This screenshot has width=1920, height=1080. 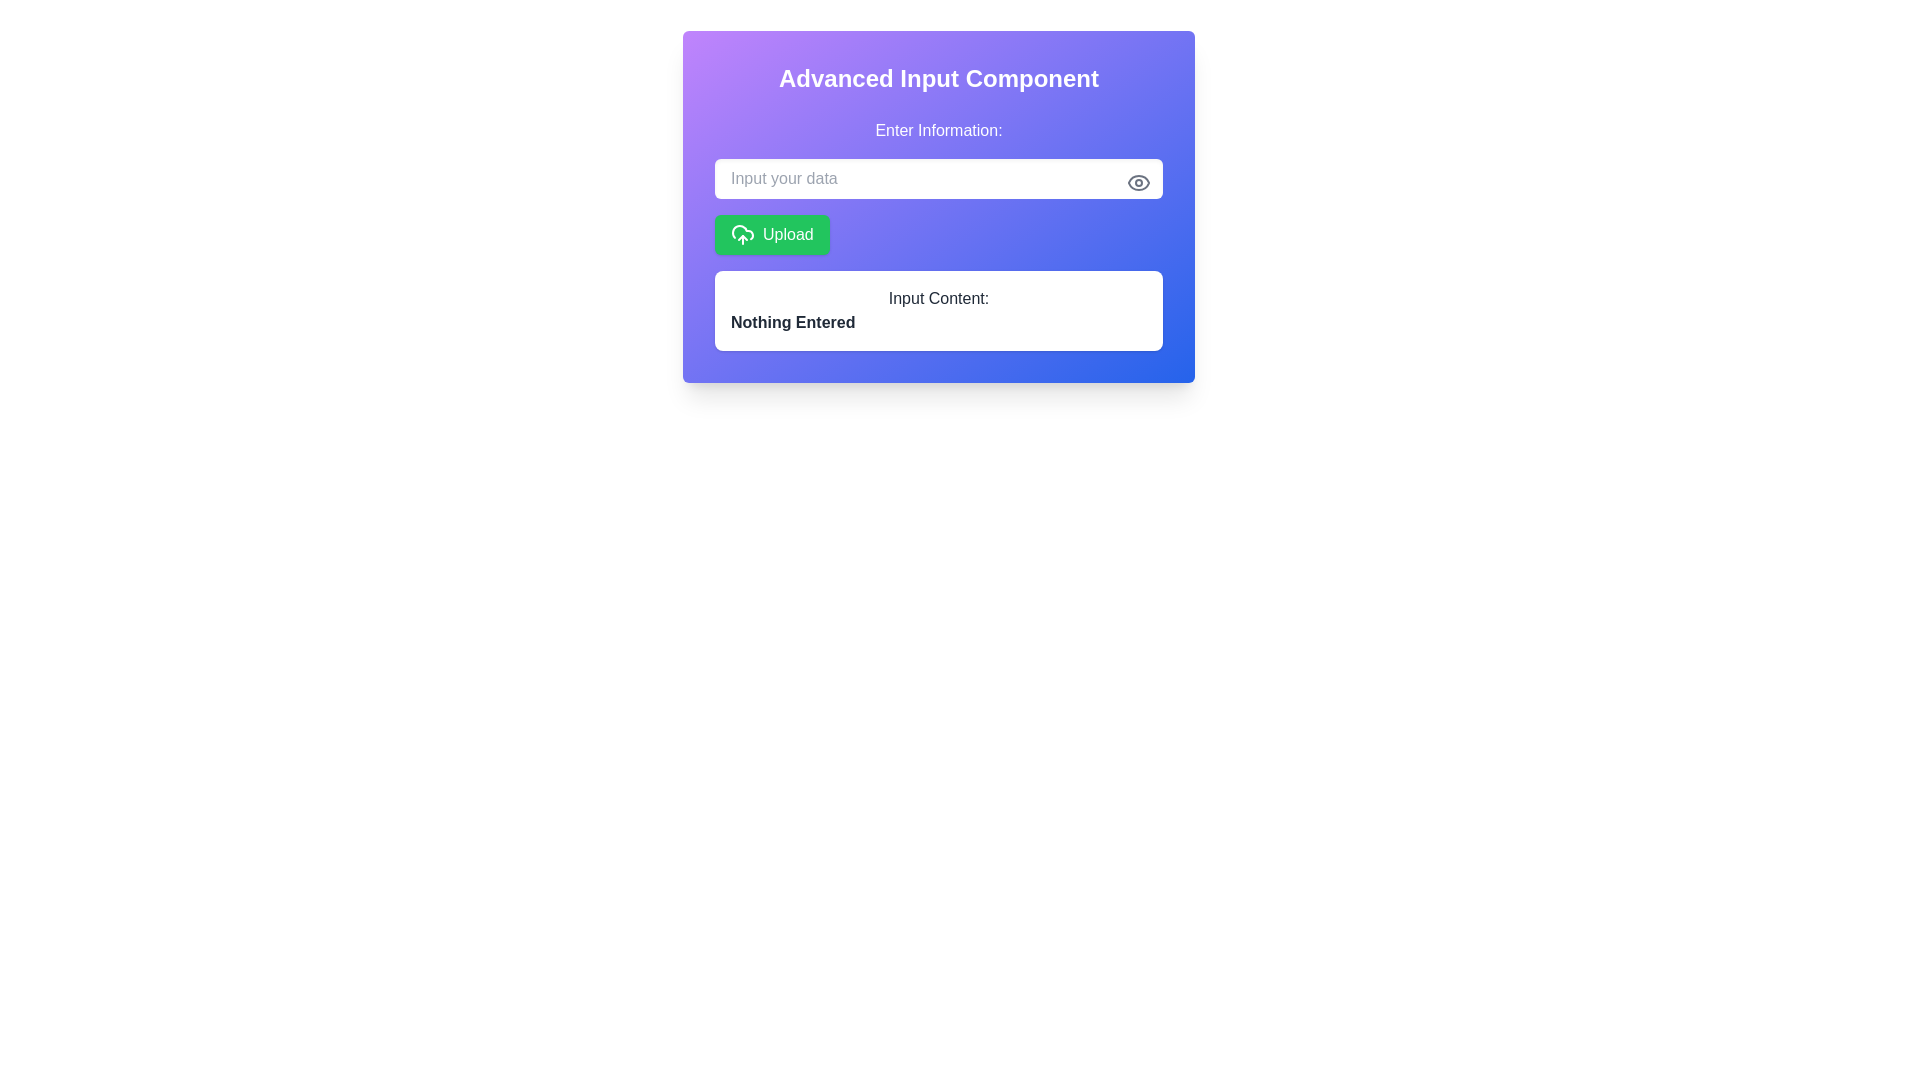 I want to click on the eye symbol graphical component located at the far-right inside the input field area, which serves as a visibility toggle for the associated input field, so click(x=1138, y=182).